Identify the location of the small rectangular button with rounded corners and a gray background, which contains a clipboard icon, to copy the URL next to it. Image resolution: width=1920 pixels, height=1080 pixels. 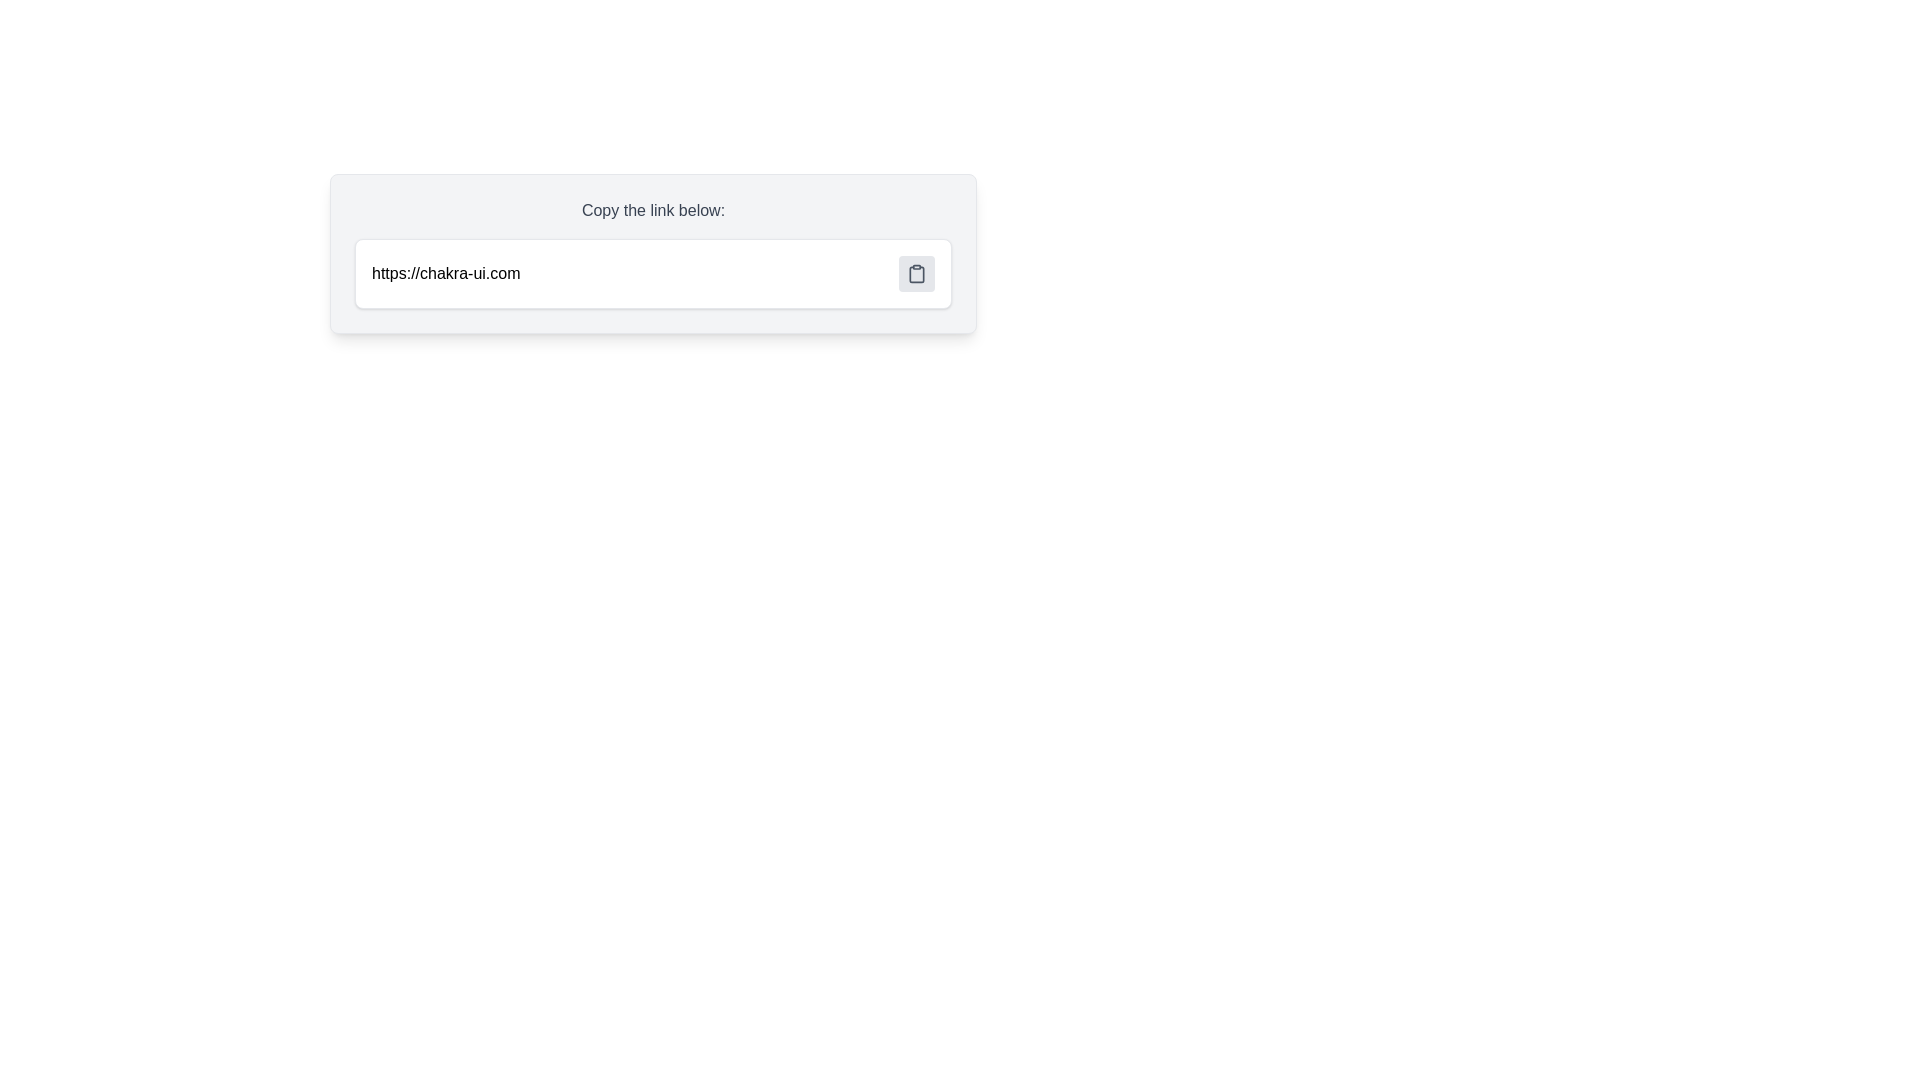
(915, 273).